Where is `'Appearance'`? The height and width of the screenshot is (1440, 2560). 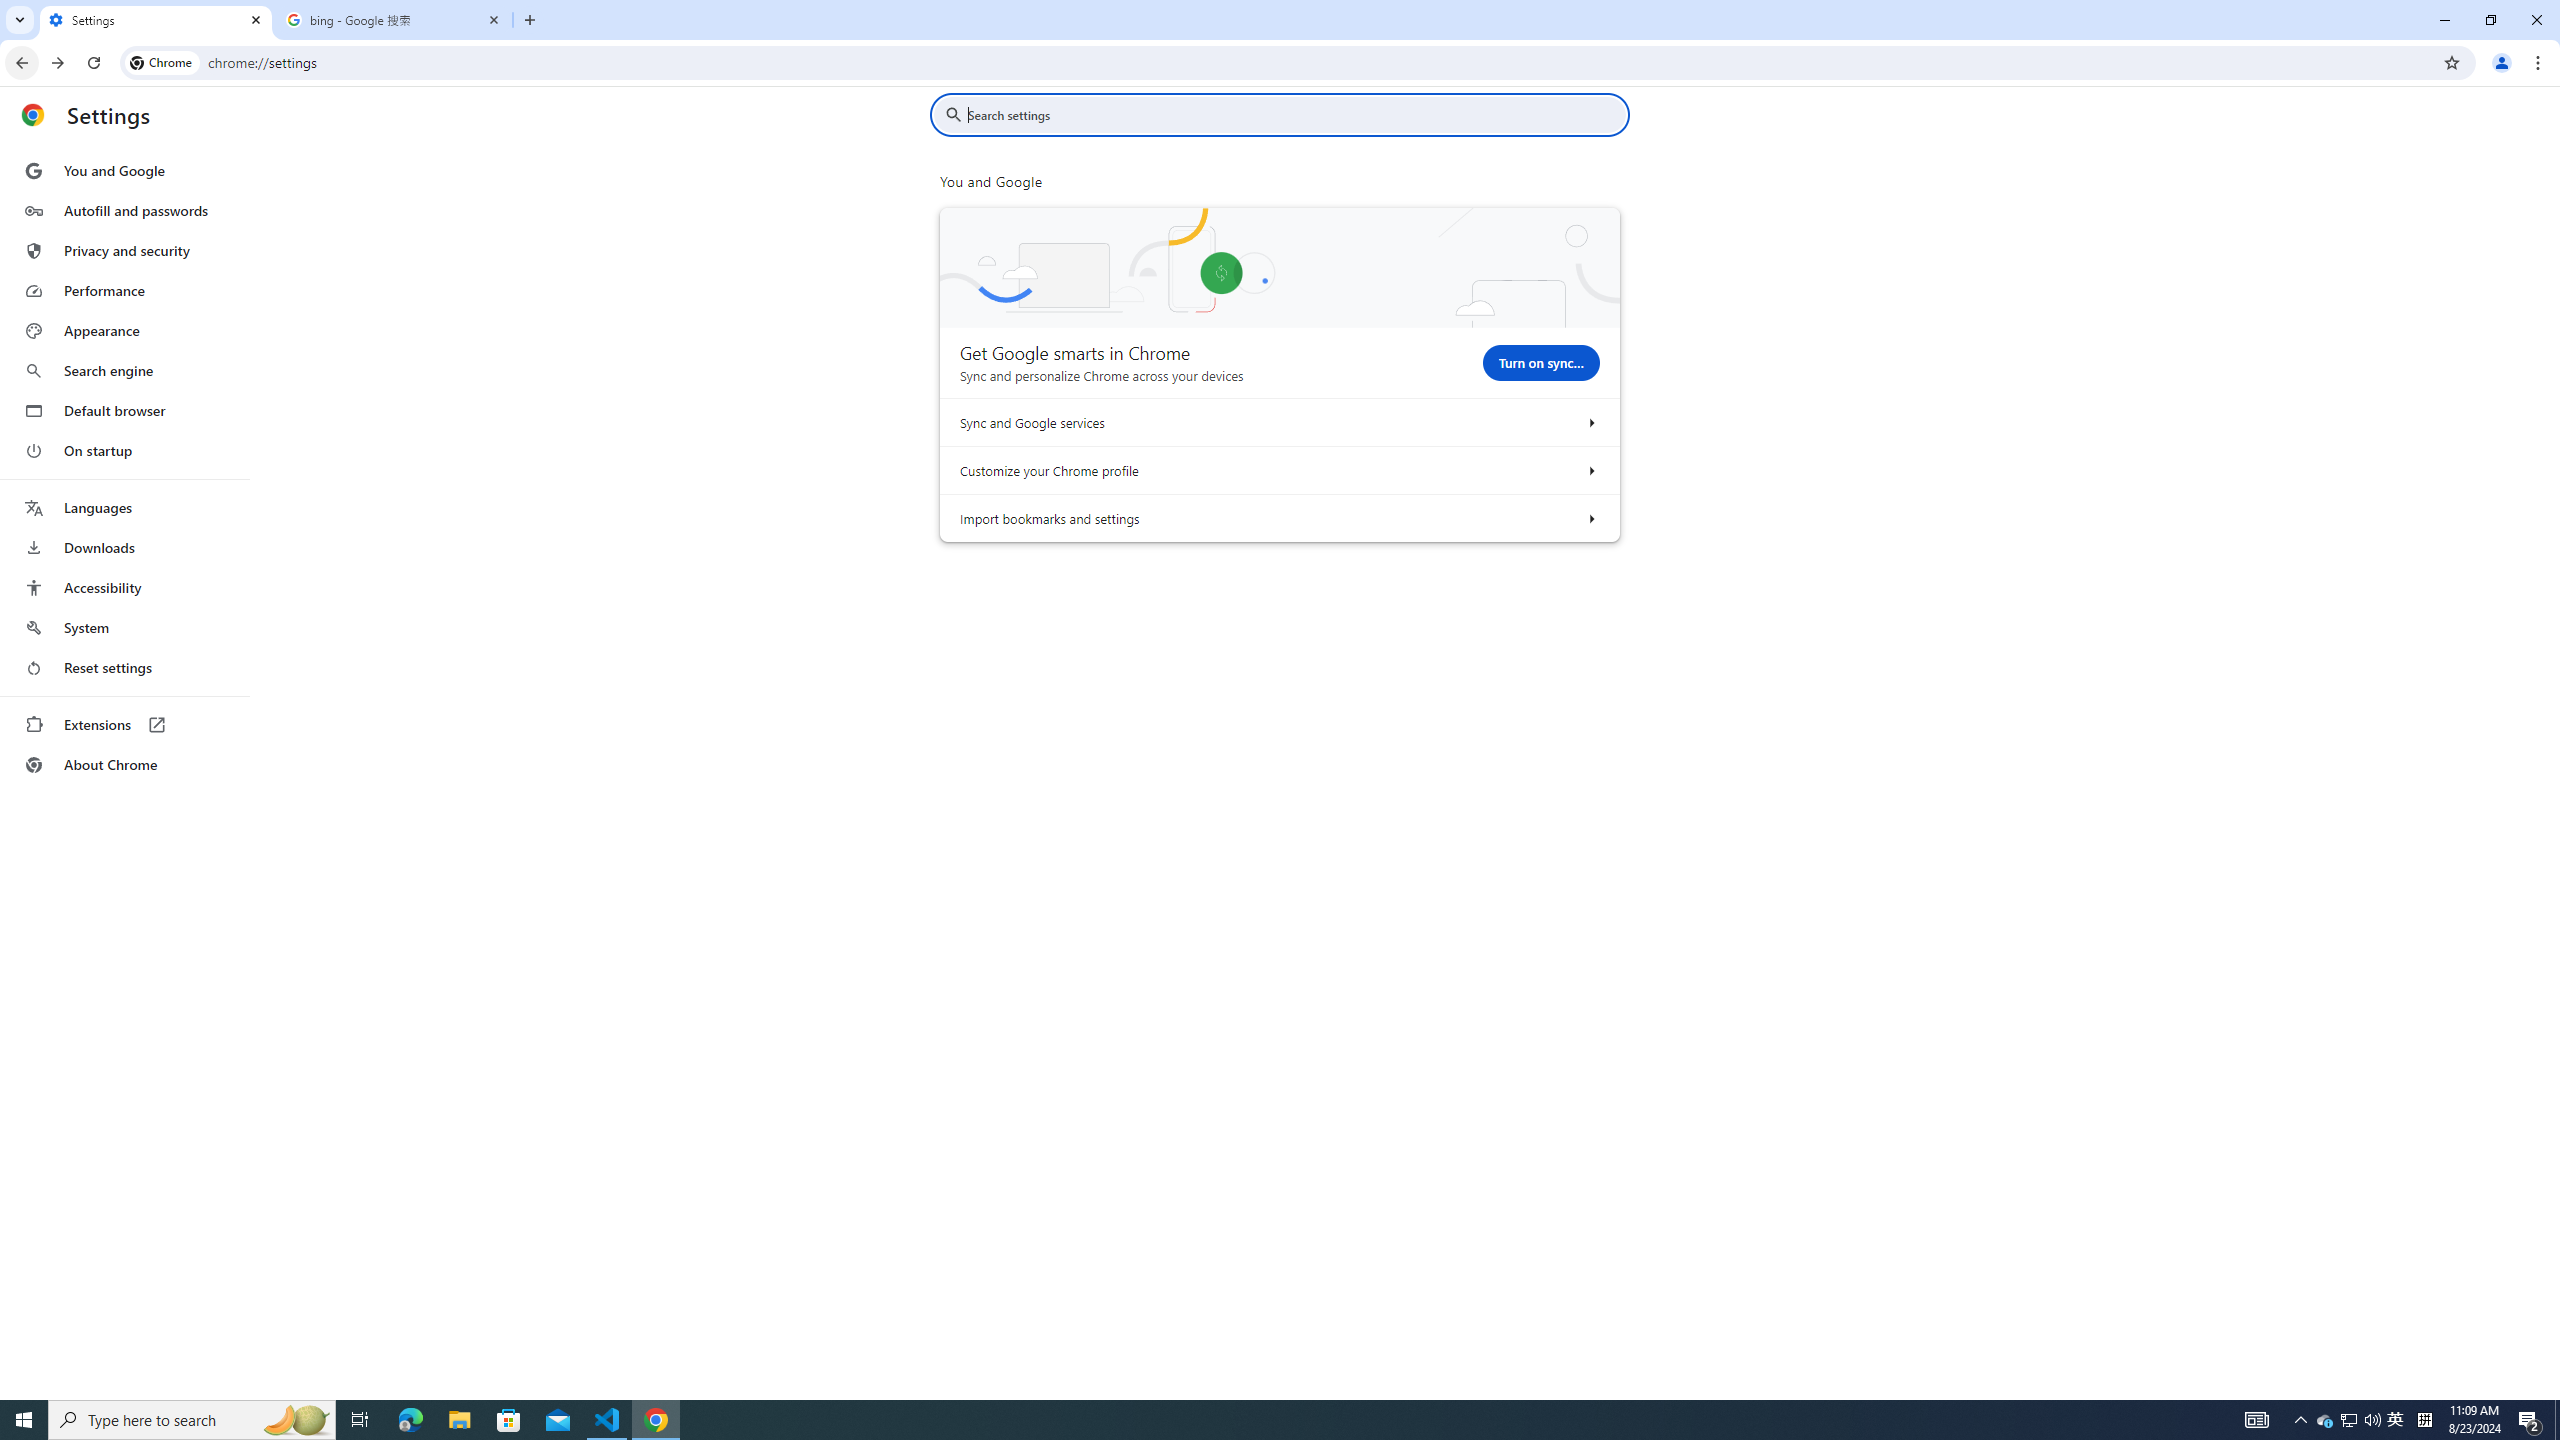 'Appearance' is located at coordinates (123, 330).